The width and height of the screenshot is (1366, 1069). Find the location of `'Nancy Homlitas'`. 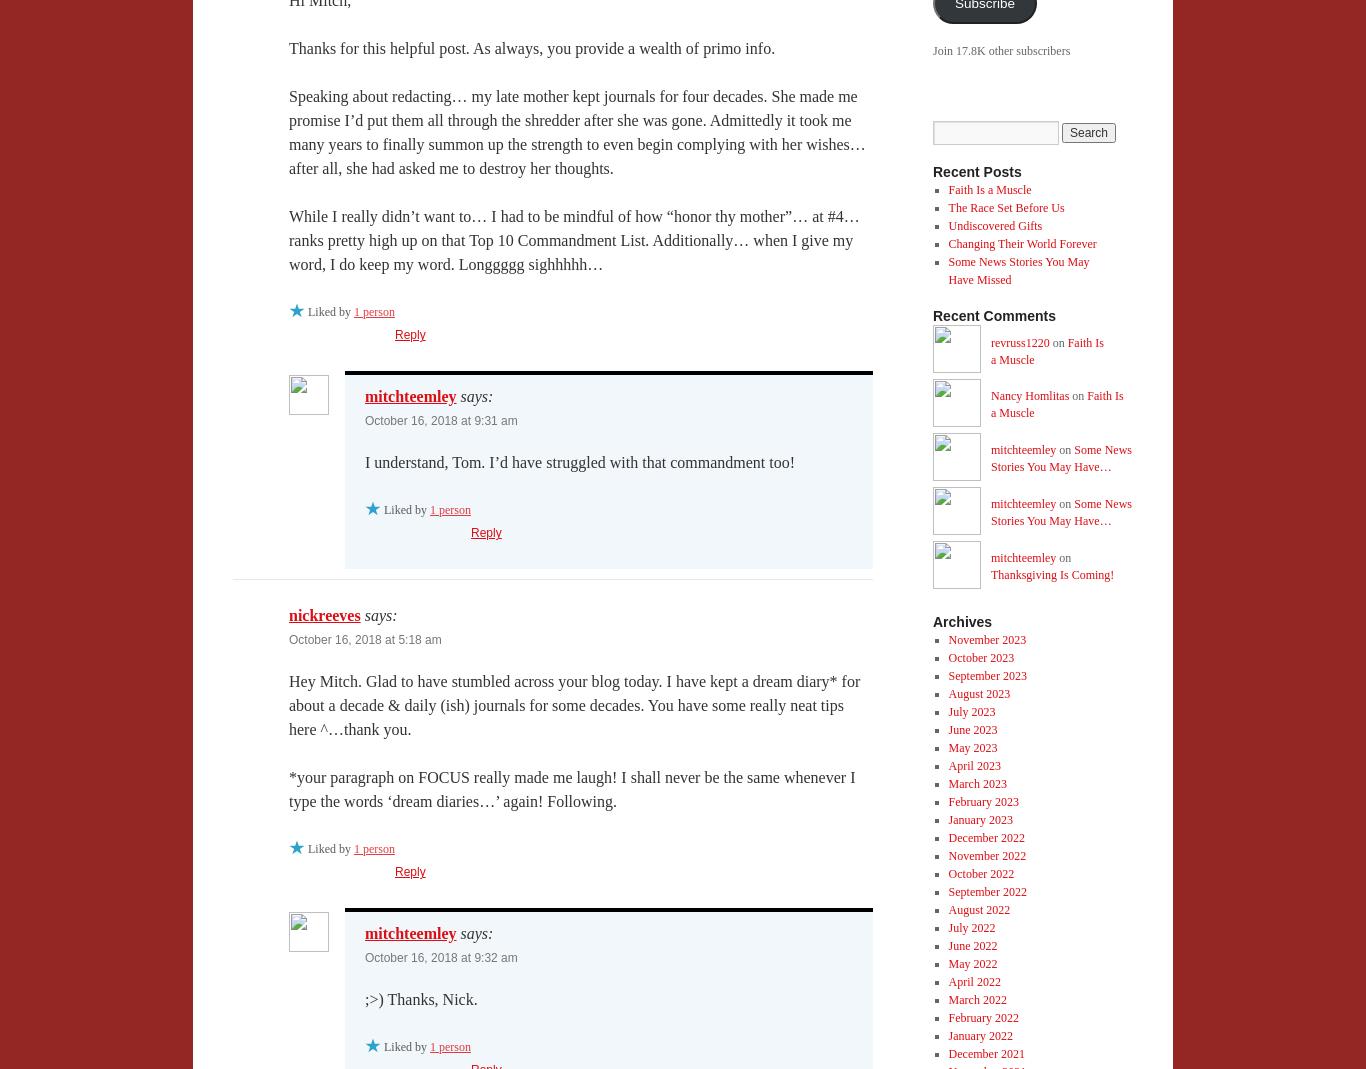

'Nancy Homlitas' is located at coordinates (1028, 394).